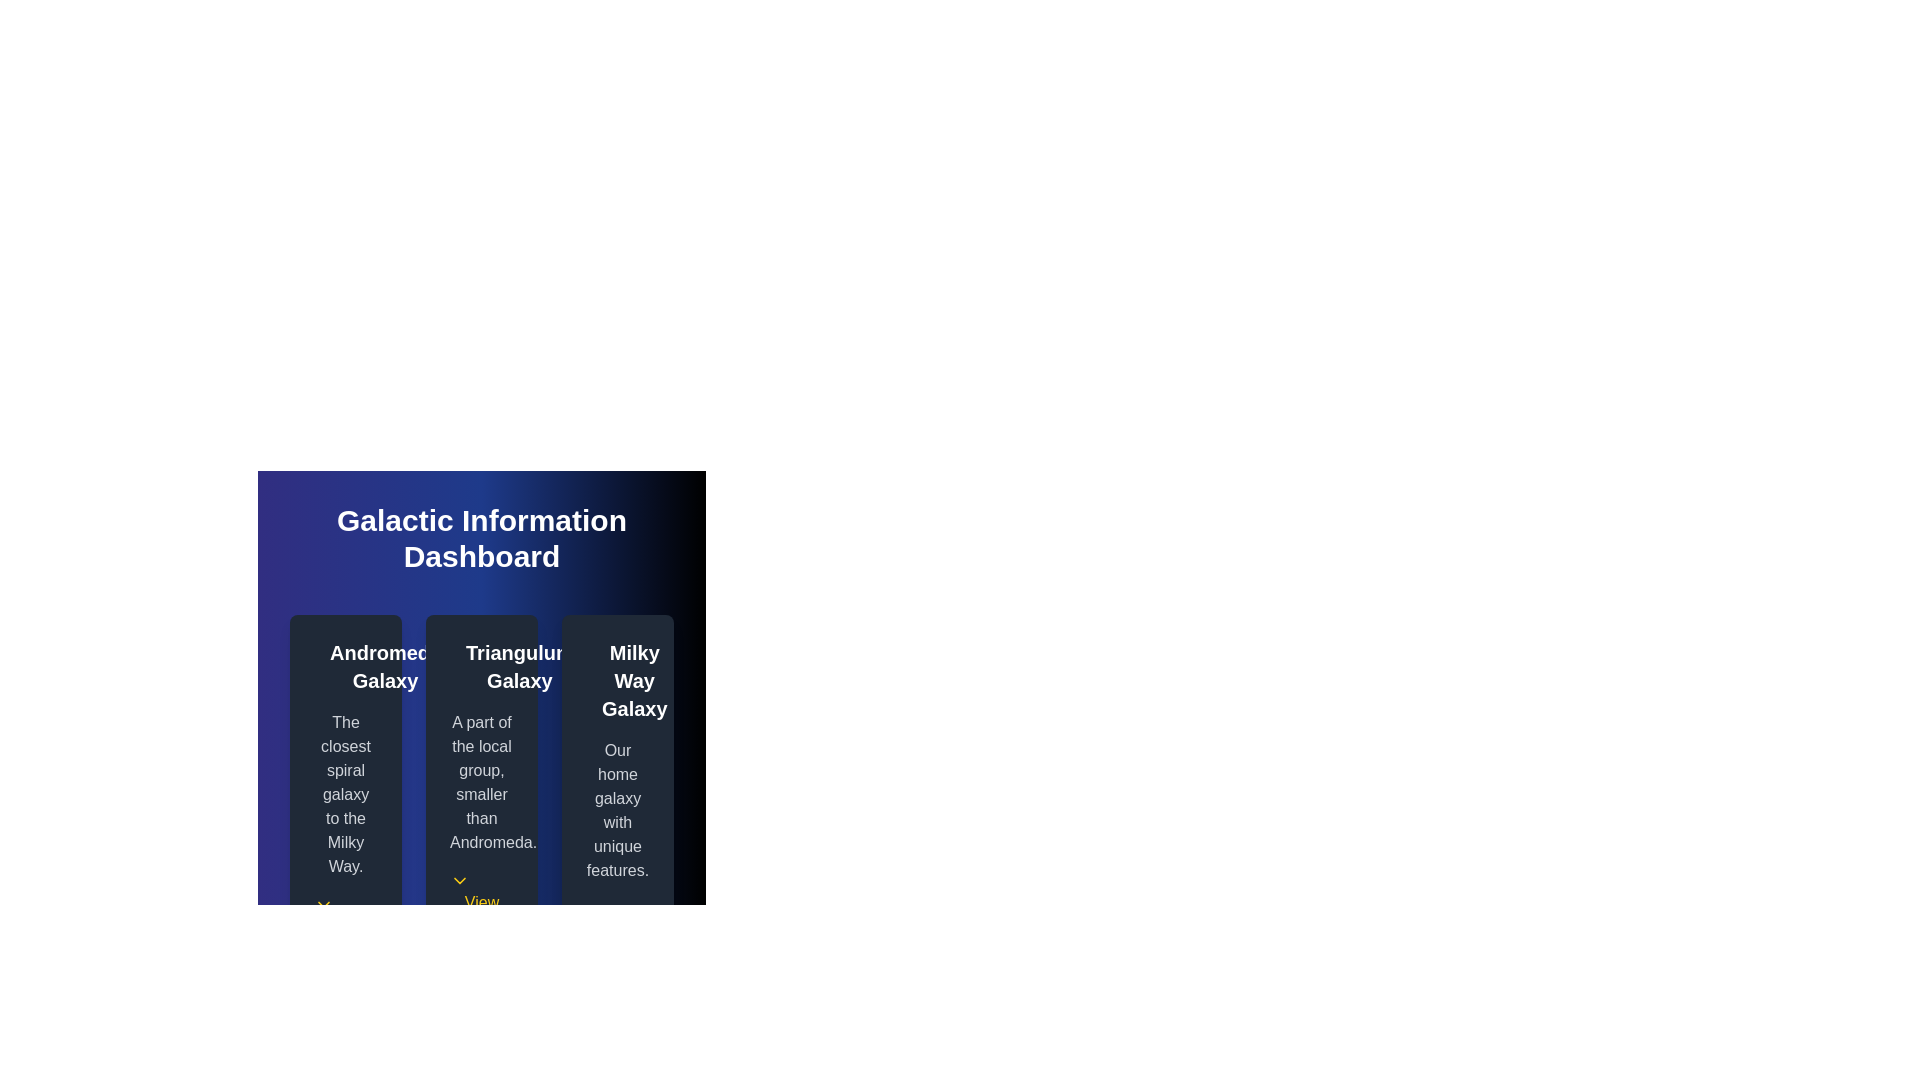 This screenshot has height=1080, width=1920. Describe the element at coordinates (617, 801) in the screenshot. I see `the informational card about the Milky Way Galaxy, which is the third card in a horizontal grid, located between the Triangulum Galaxy card and empty space` at that location.